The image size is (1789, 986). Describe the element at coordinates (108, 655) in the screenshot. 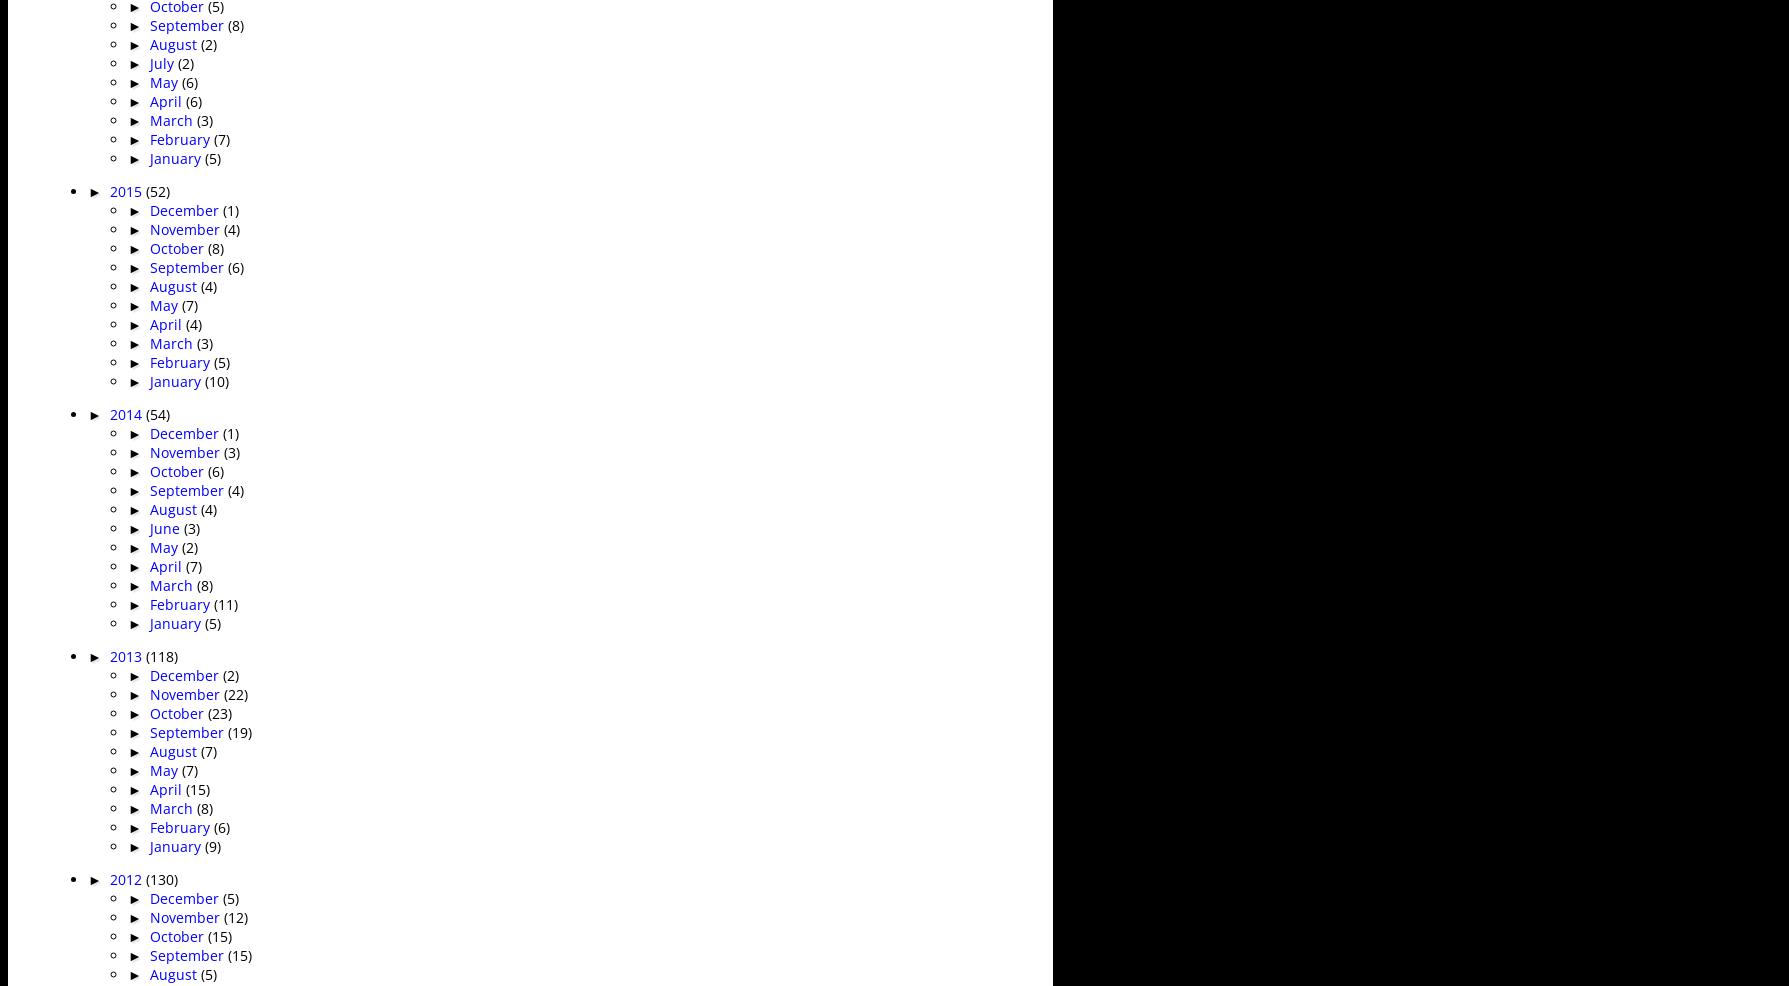

I see `'2013'` at that location.